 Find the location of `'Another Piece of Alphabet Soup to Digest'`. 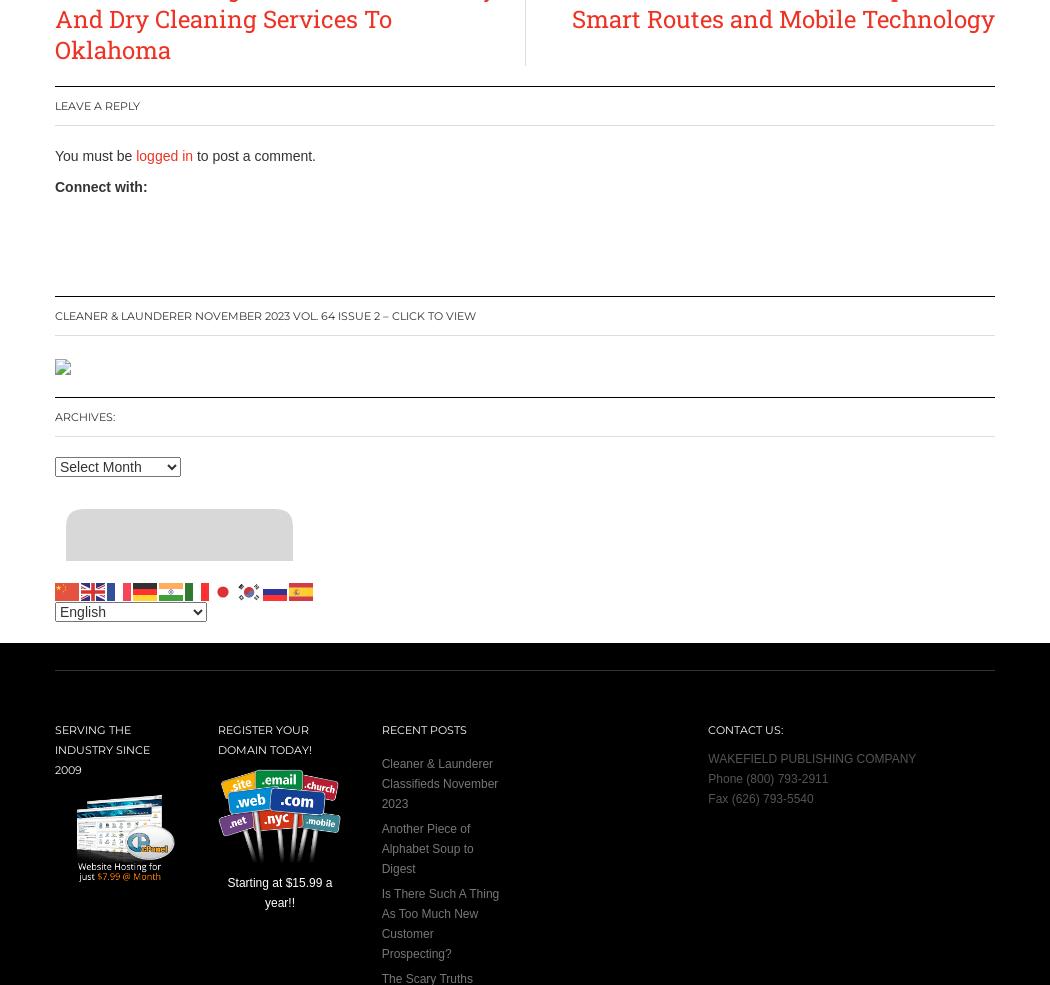

'Another Piece of Alphabet Soup to Digest' is located at coordinates (426, 846).